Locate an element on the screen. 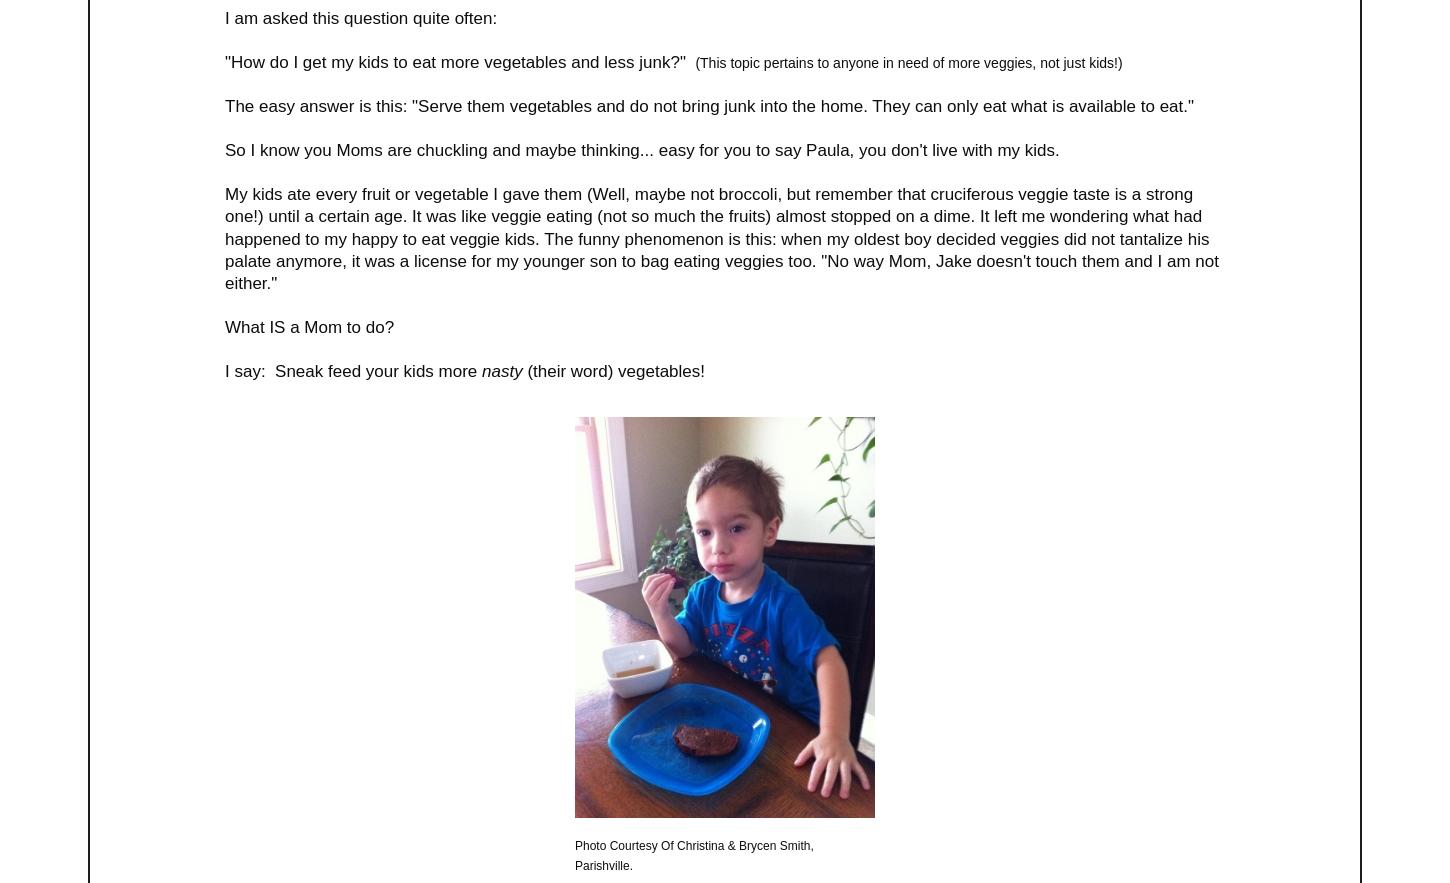 The width and height of the screenshot is (1450, 883). 'My kids ate every fruit or vegetable I gave them (Well, maybe not broccoli, but remember that cruciferous veggie taste is a strong one!) until a certain age. It was like veggie eating (not so much the fruits) almost stopped on a dime. It left me wondering what had happened to my happy to eat veggie kids. The funny phenomenon is this: when my oldest boy decided veggies did not tantalize his palate anymore, it was a license for my younger son to bag eating veggies too. "No way Mom, Jake doesn't touch them and I am not either."' is located at coordinates (720, 238).